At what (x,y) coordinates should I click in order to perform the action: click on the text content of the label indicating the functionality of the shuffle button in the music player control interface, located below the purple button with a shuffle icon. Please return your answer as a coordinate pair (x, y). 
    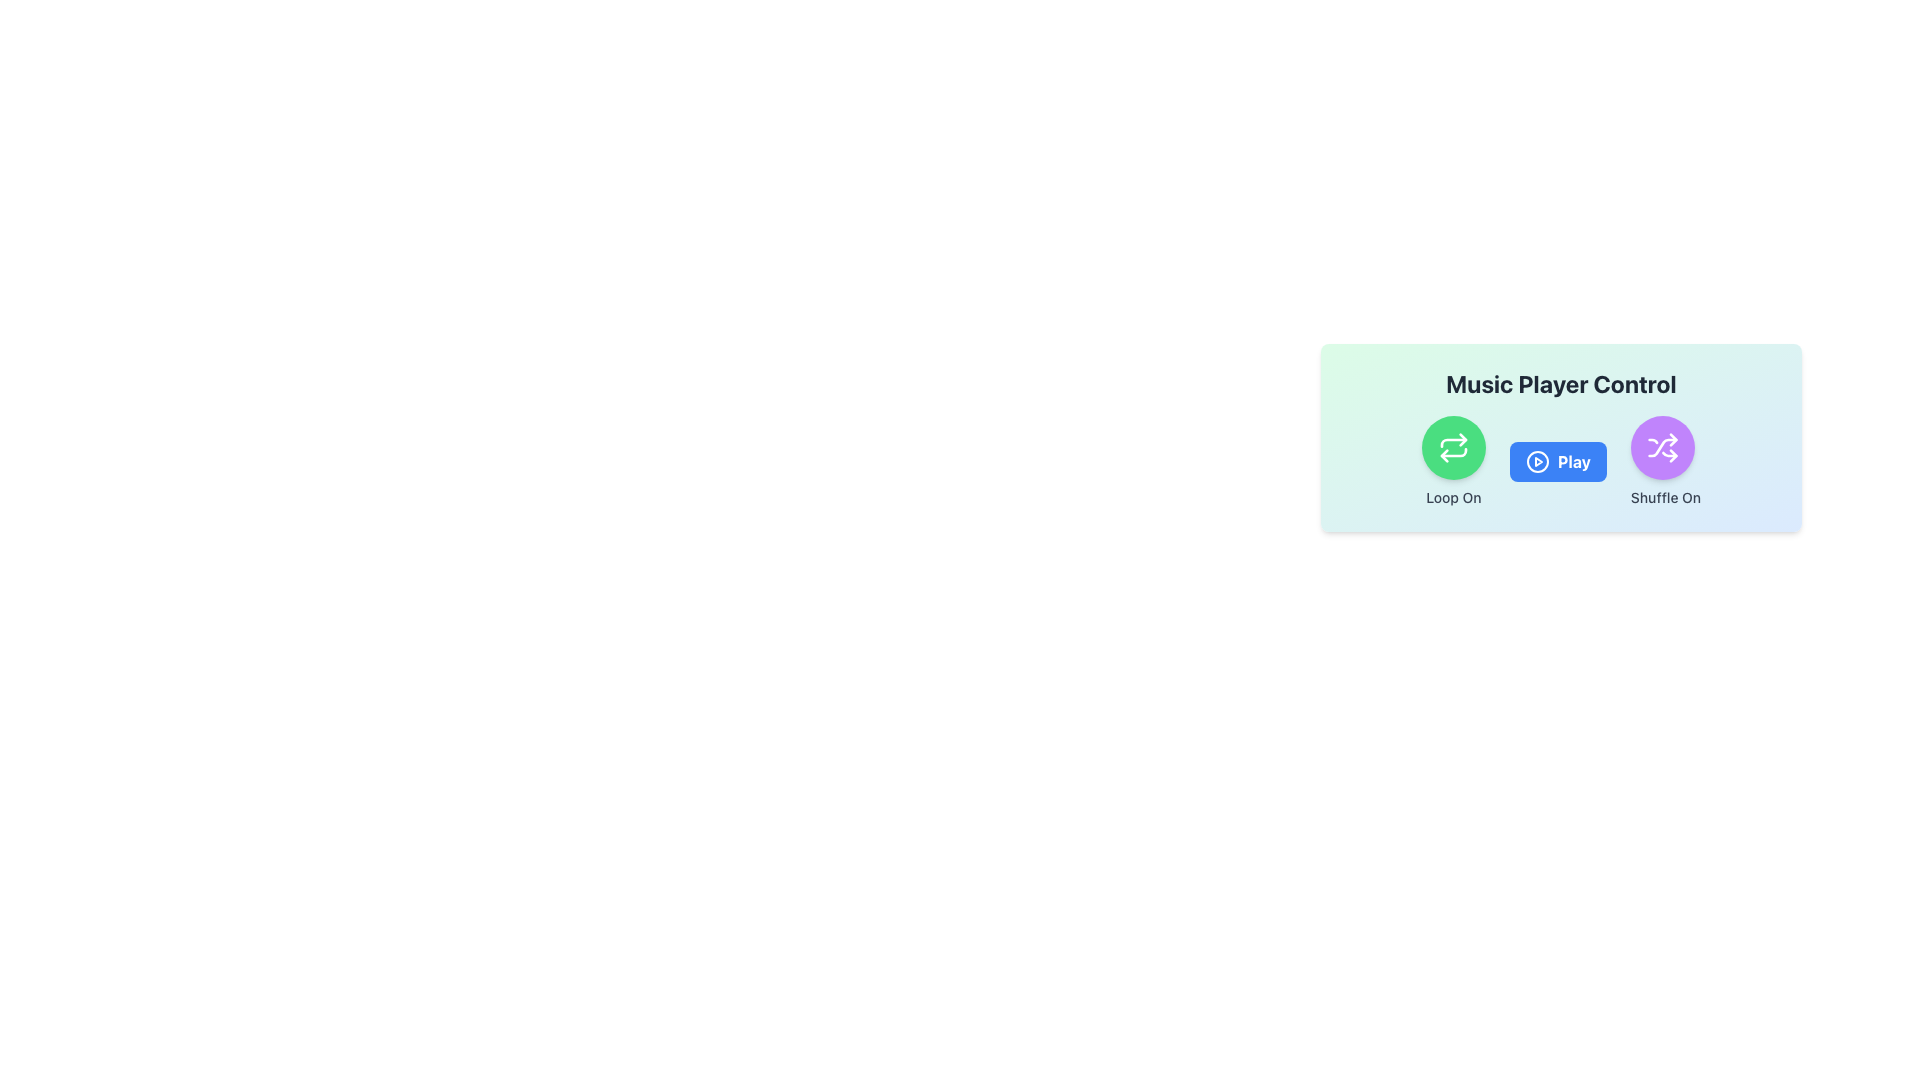
    Looking at the image, I should click on (1665, 496).